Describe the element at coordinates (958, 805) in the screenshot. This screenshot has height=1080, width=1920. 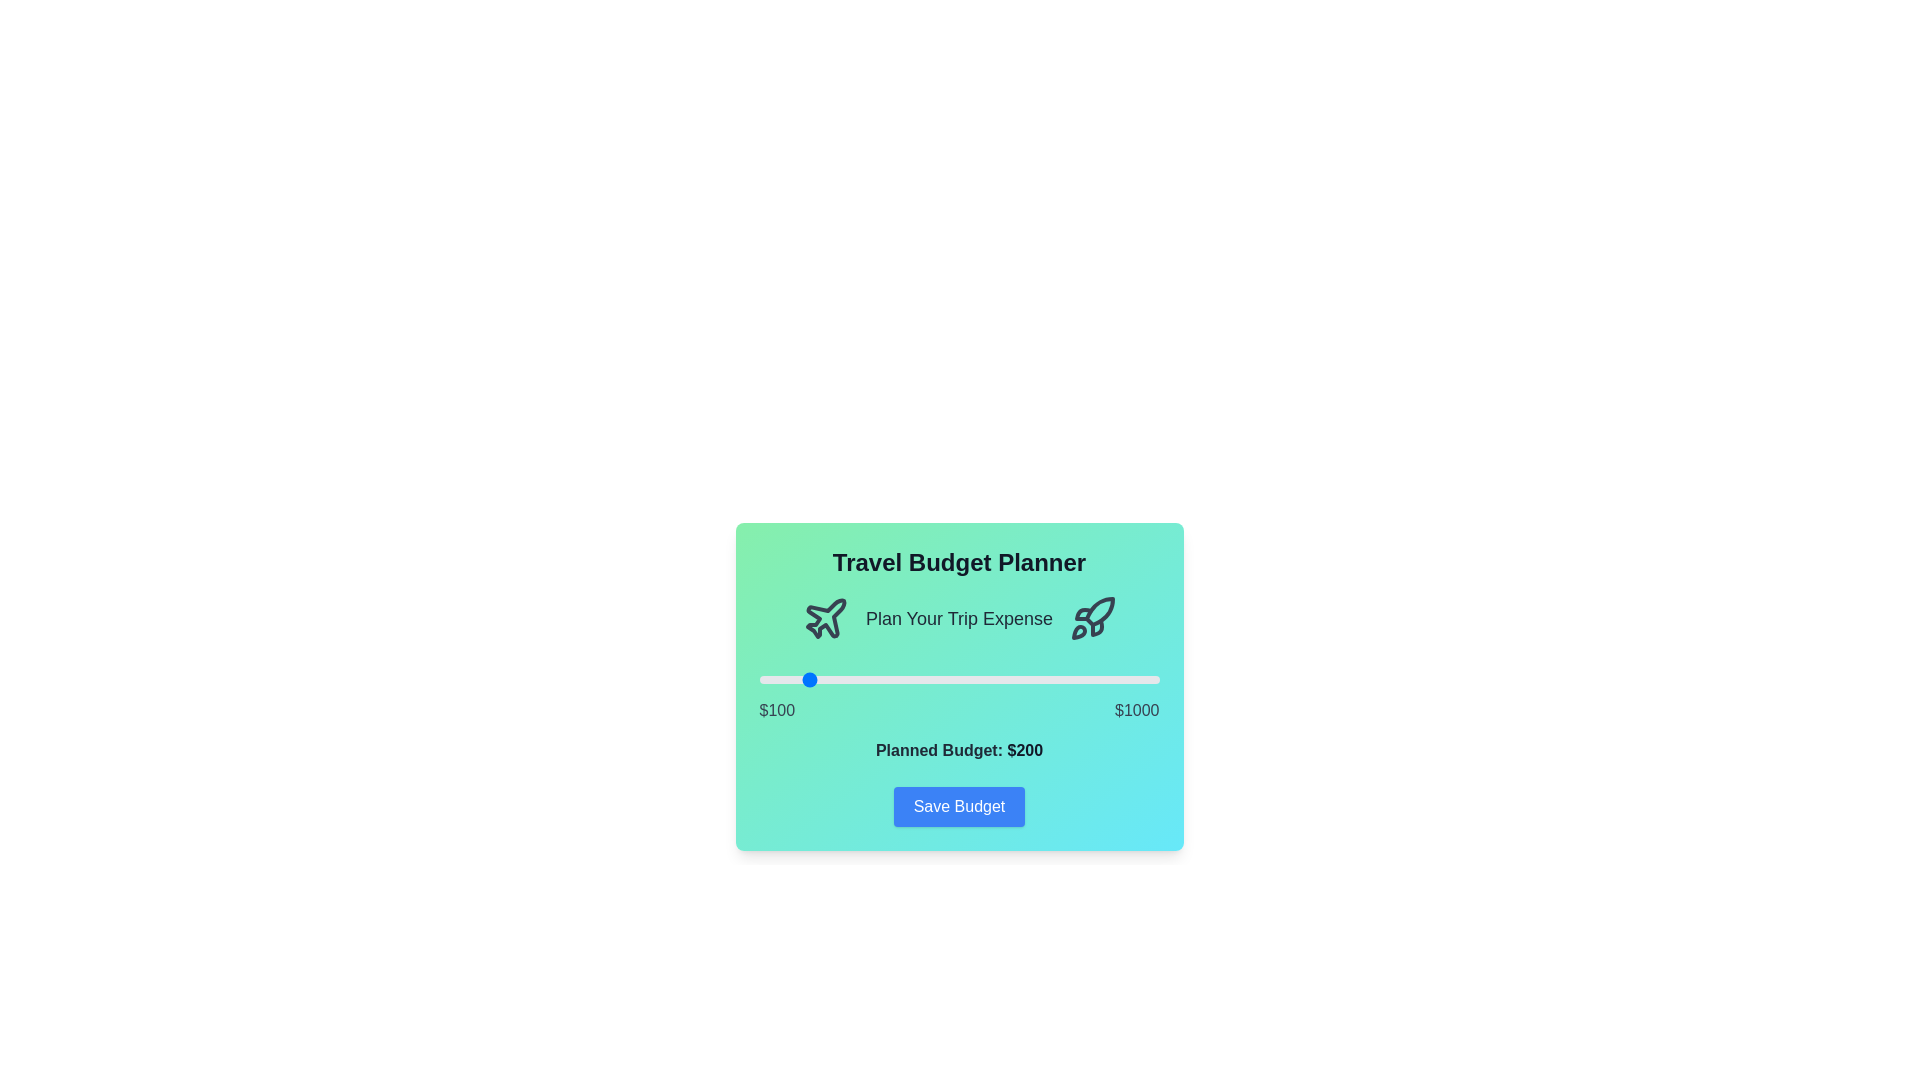
I see `the 'Save Budget' button to save the current planned budget` at that location.